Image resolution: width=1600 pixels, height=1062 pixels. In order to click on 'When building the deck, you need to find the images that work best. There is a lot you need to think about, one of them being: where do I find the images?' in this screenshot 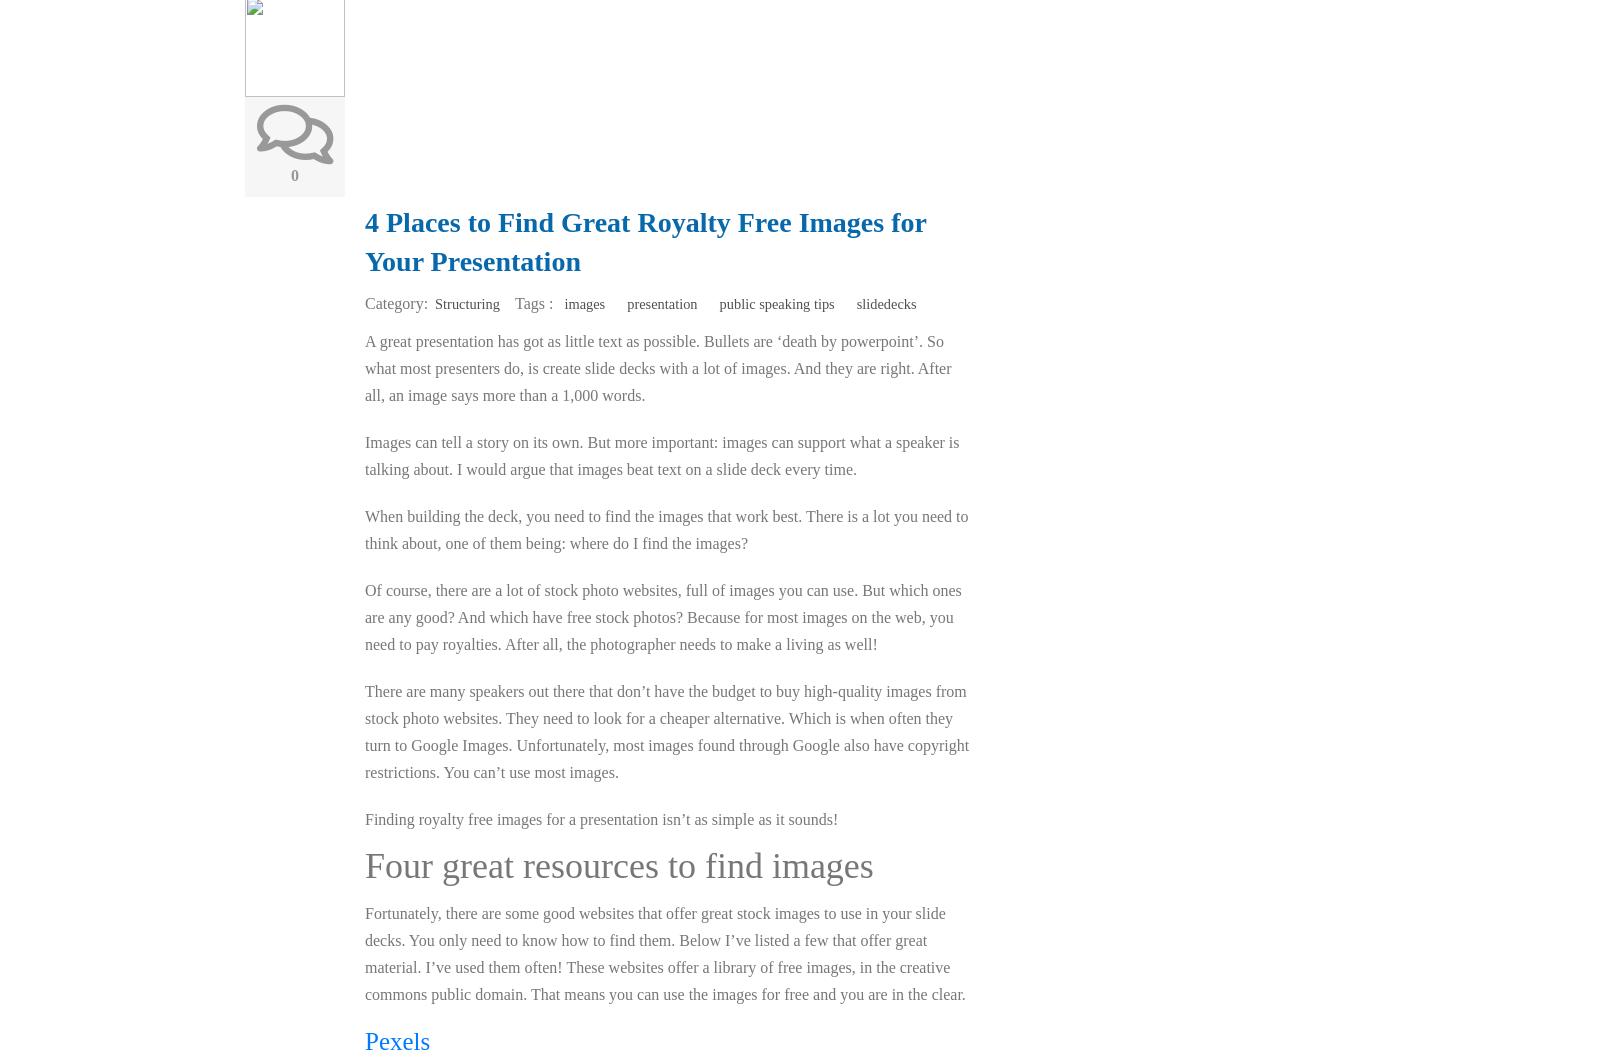, I will do `click(666, 529)`.